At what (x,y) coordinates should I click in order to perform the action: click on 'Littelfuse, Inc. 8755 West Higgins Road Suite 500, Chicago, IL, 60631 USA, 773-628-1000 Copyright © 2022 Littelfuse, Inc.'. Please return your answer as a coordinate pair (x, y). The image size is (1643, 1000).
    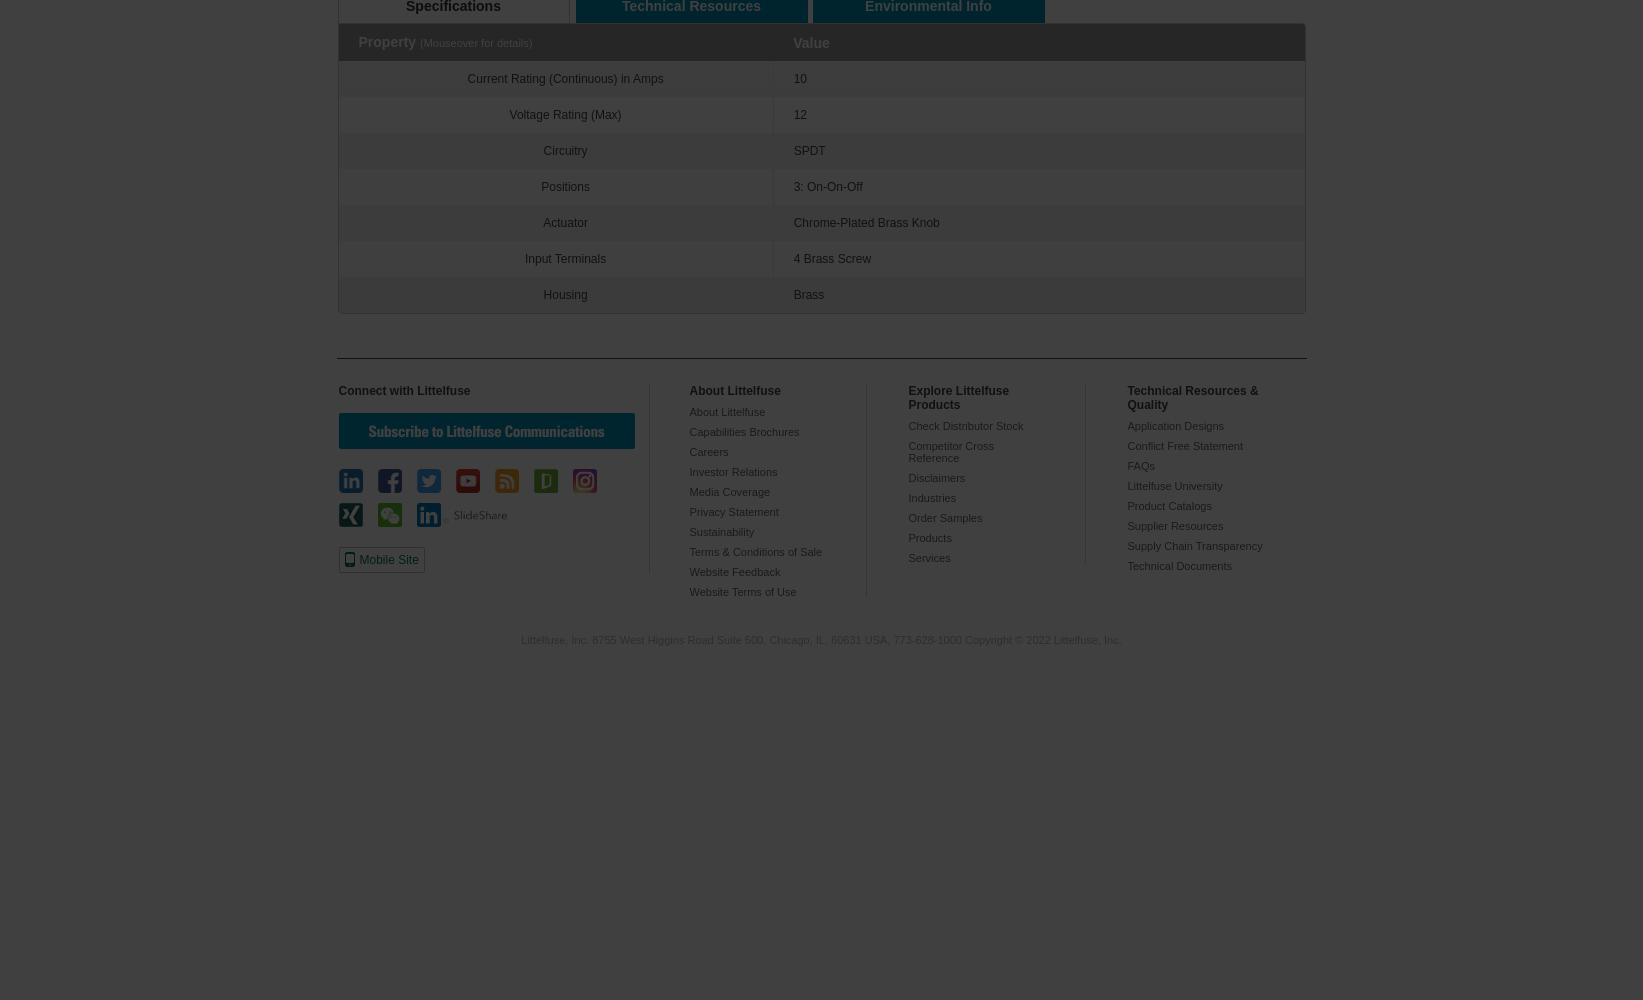
    Looking at the image, I should click on (821, 640).